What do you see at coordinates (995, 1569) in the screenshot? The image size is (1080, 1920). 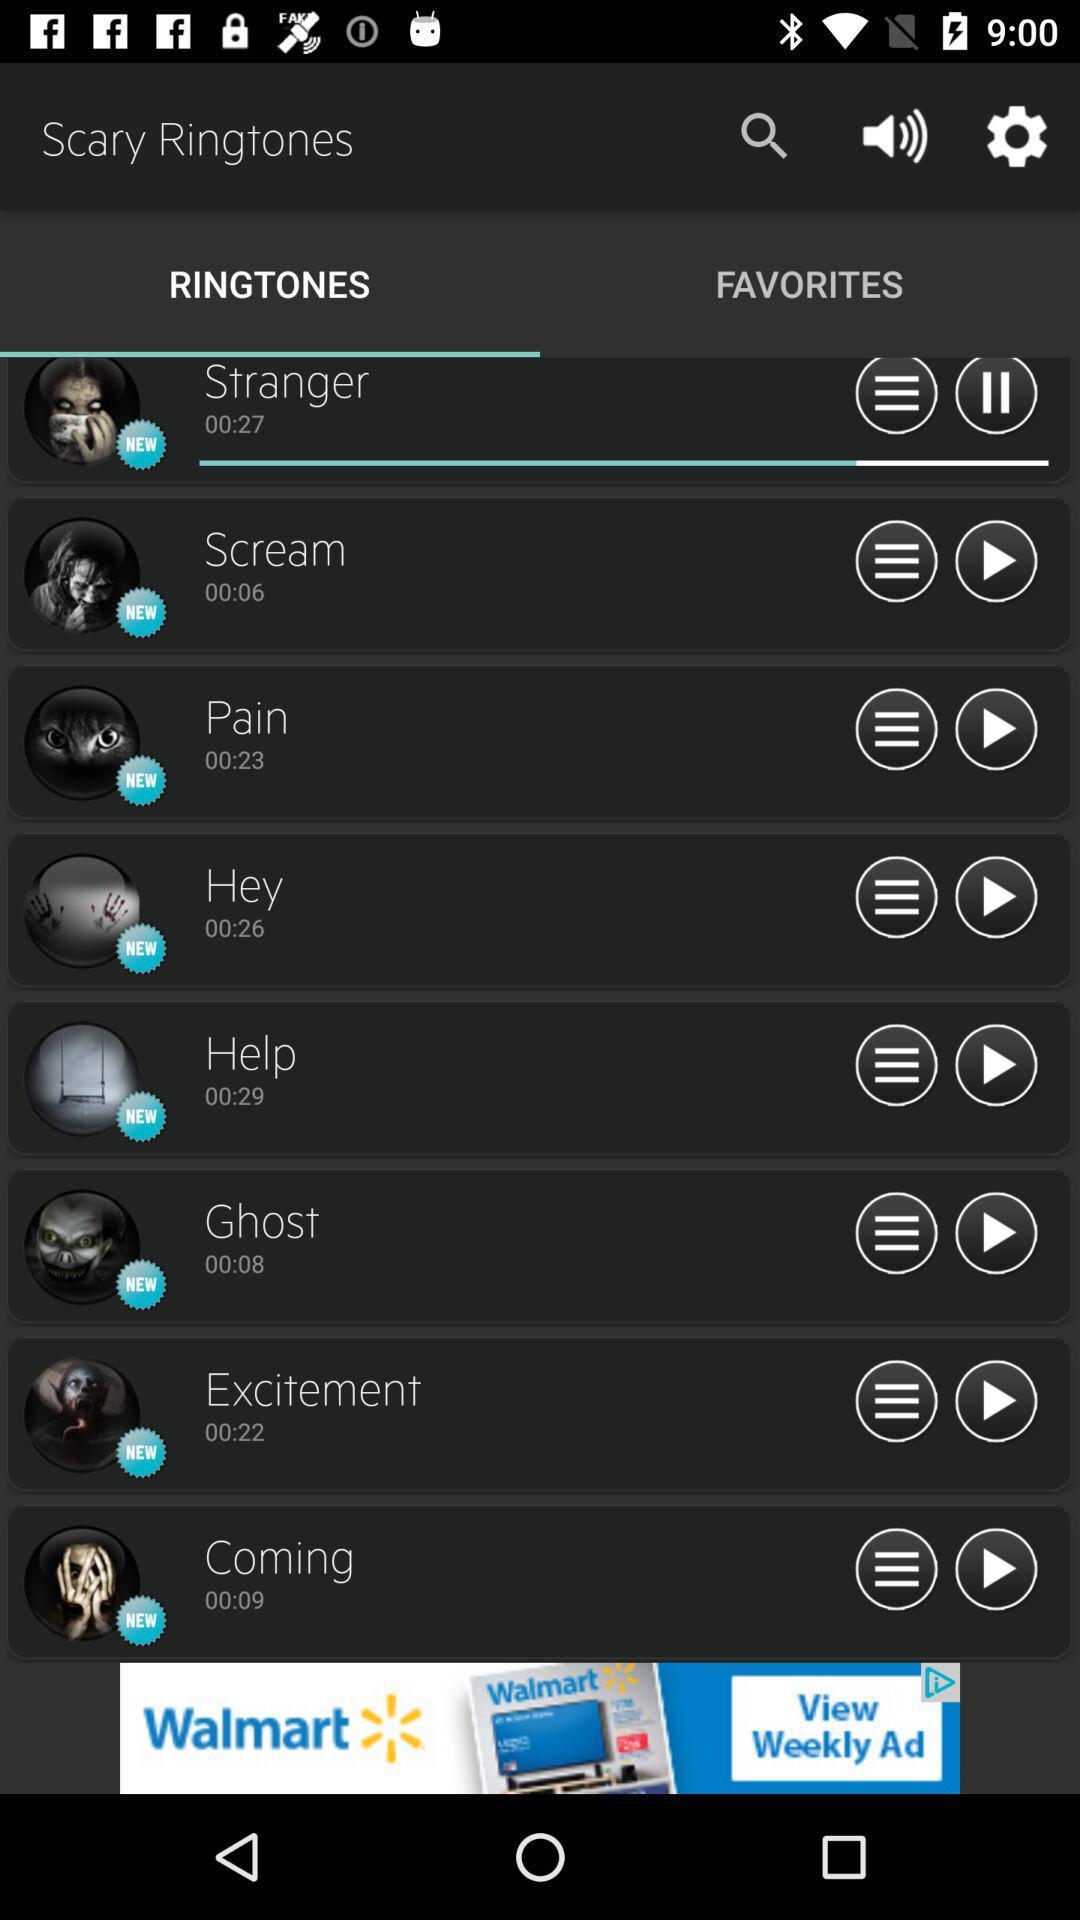 I see `the play button` at bounding box center [995, 1569].